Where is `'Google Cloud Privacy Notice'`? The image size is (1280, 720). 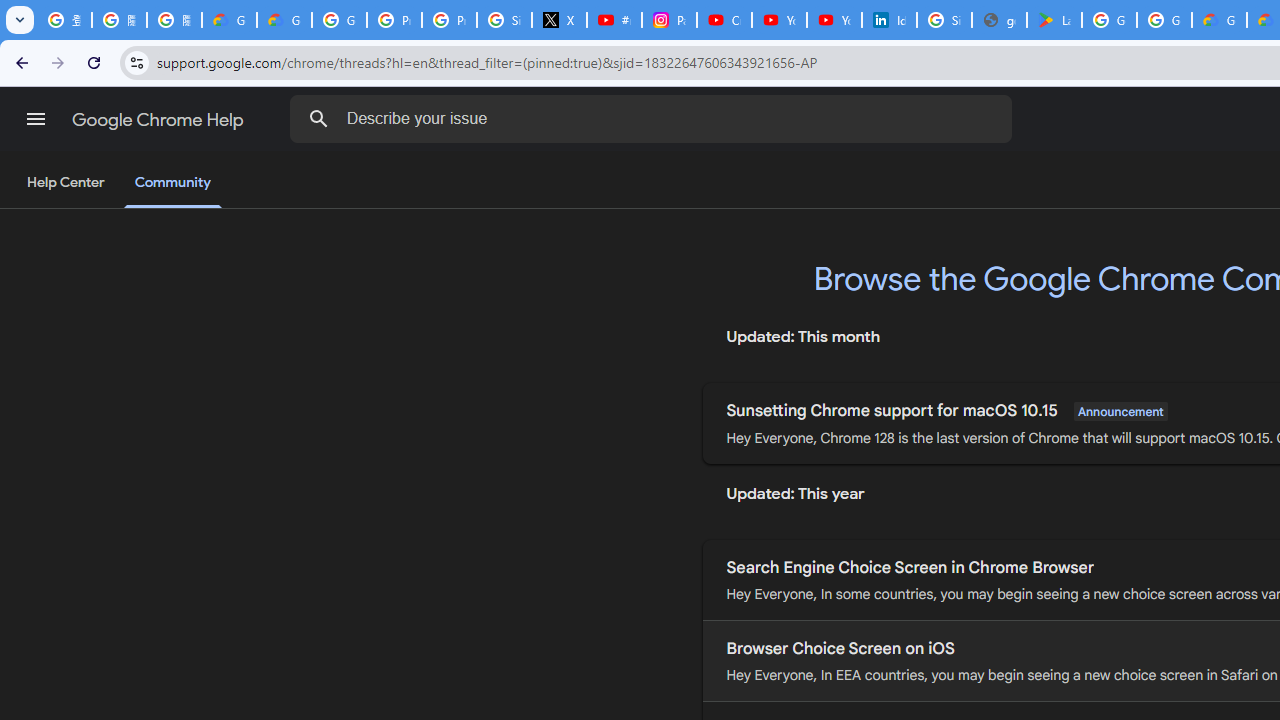 'Google Cloud Privacy Notice' is located at coordinates (229, 20).